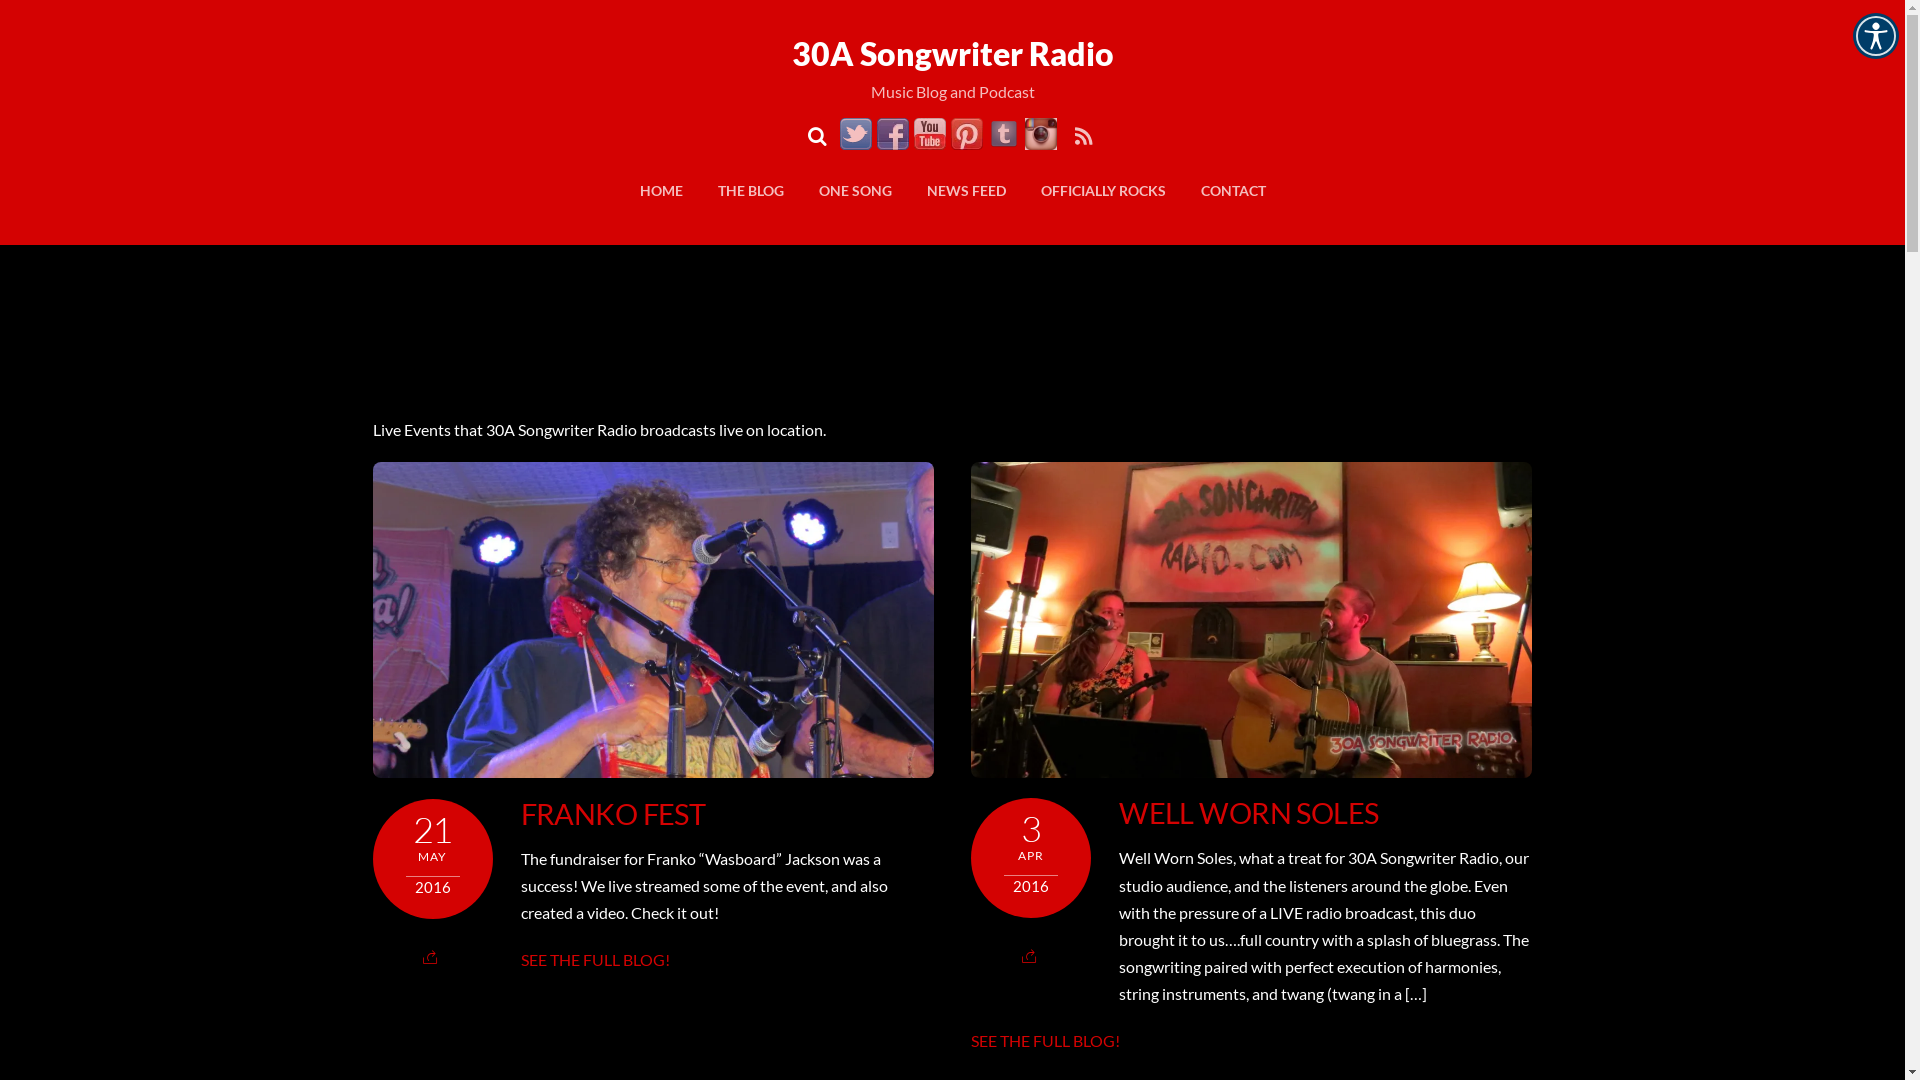  I want to click on 'RSS', so click(1082, 135).